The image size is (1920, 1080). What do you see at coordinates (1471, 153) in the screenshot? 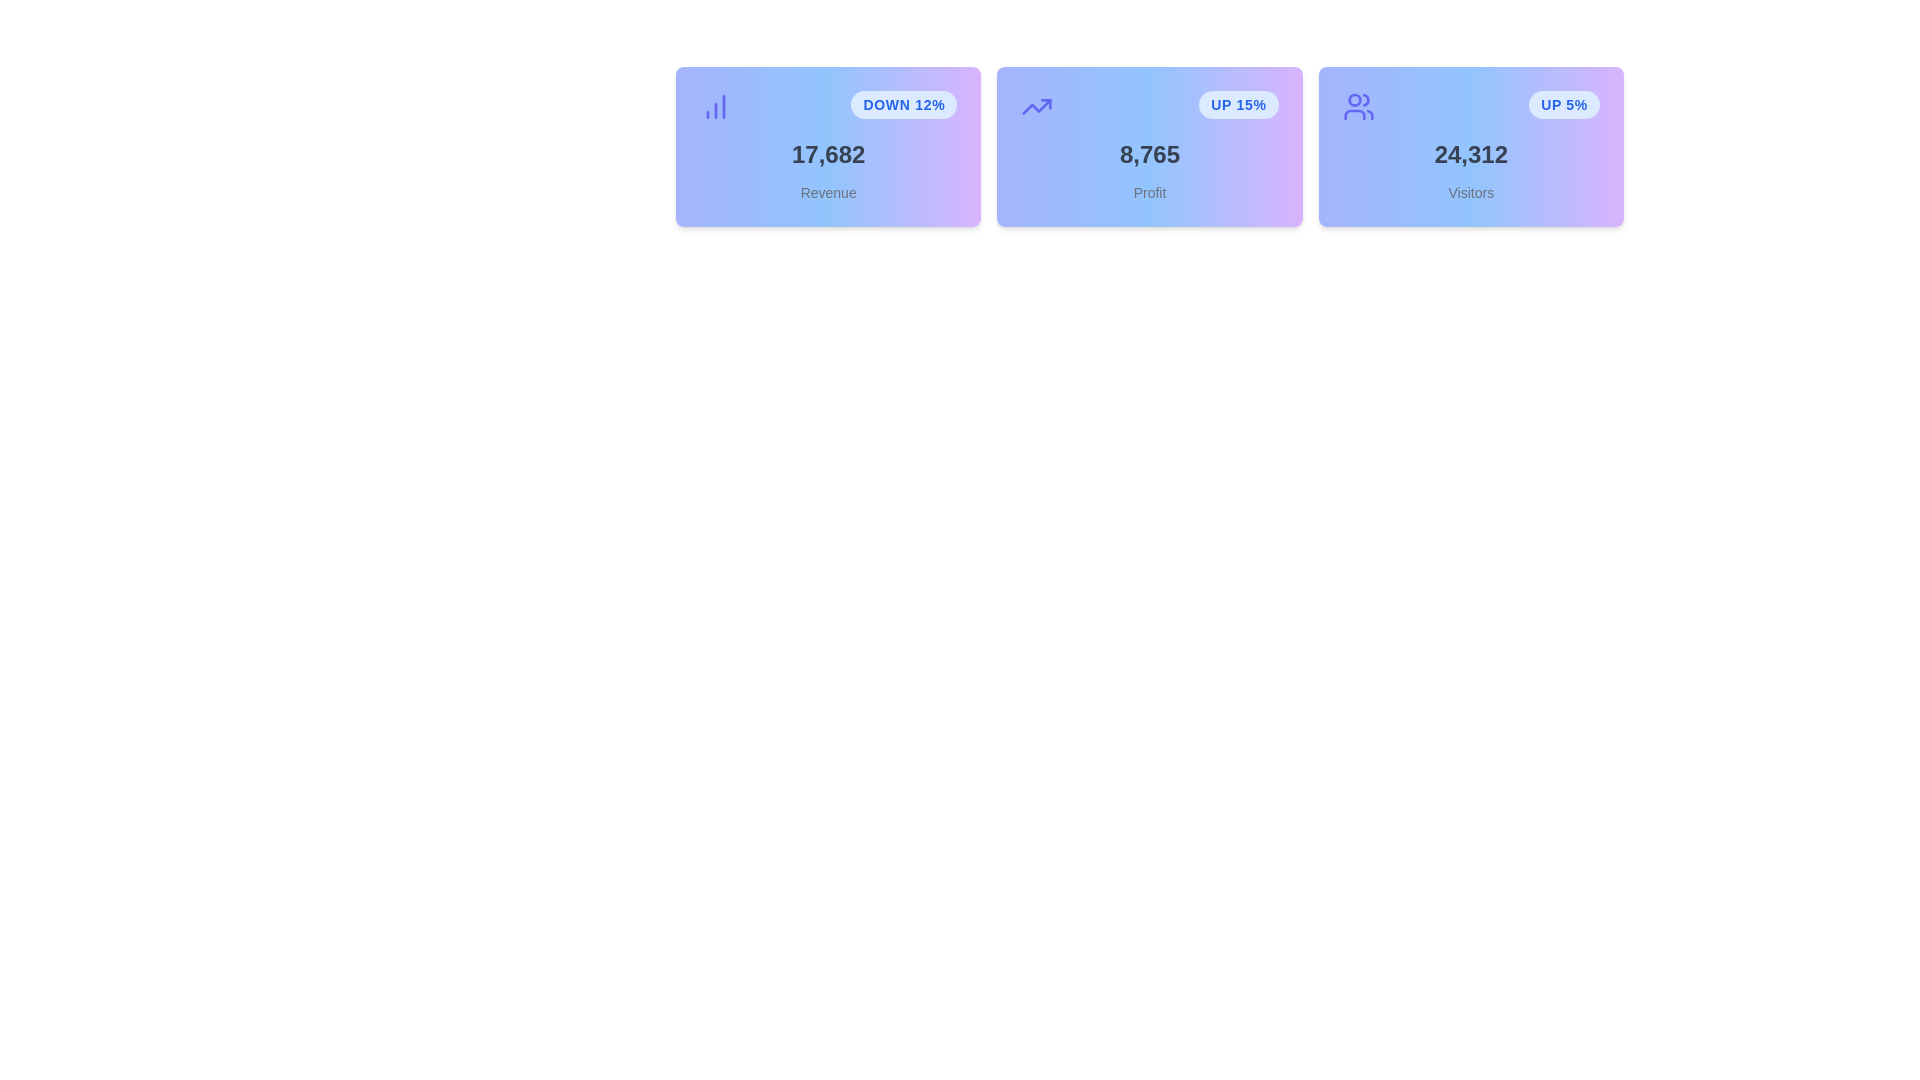
I see `the large, bold text display element showing '24,312' located on the rightmost card in a series of three cards, positioned beneath the 'UP 5%' label and above the 'Visitors' label` at bounding box center [1471, 153].